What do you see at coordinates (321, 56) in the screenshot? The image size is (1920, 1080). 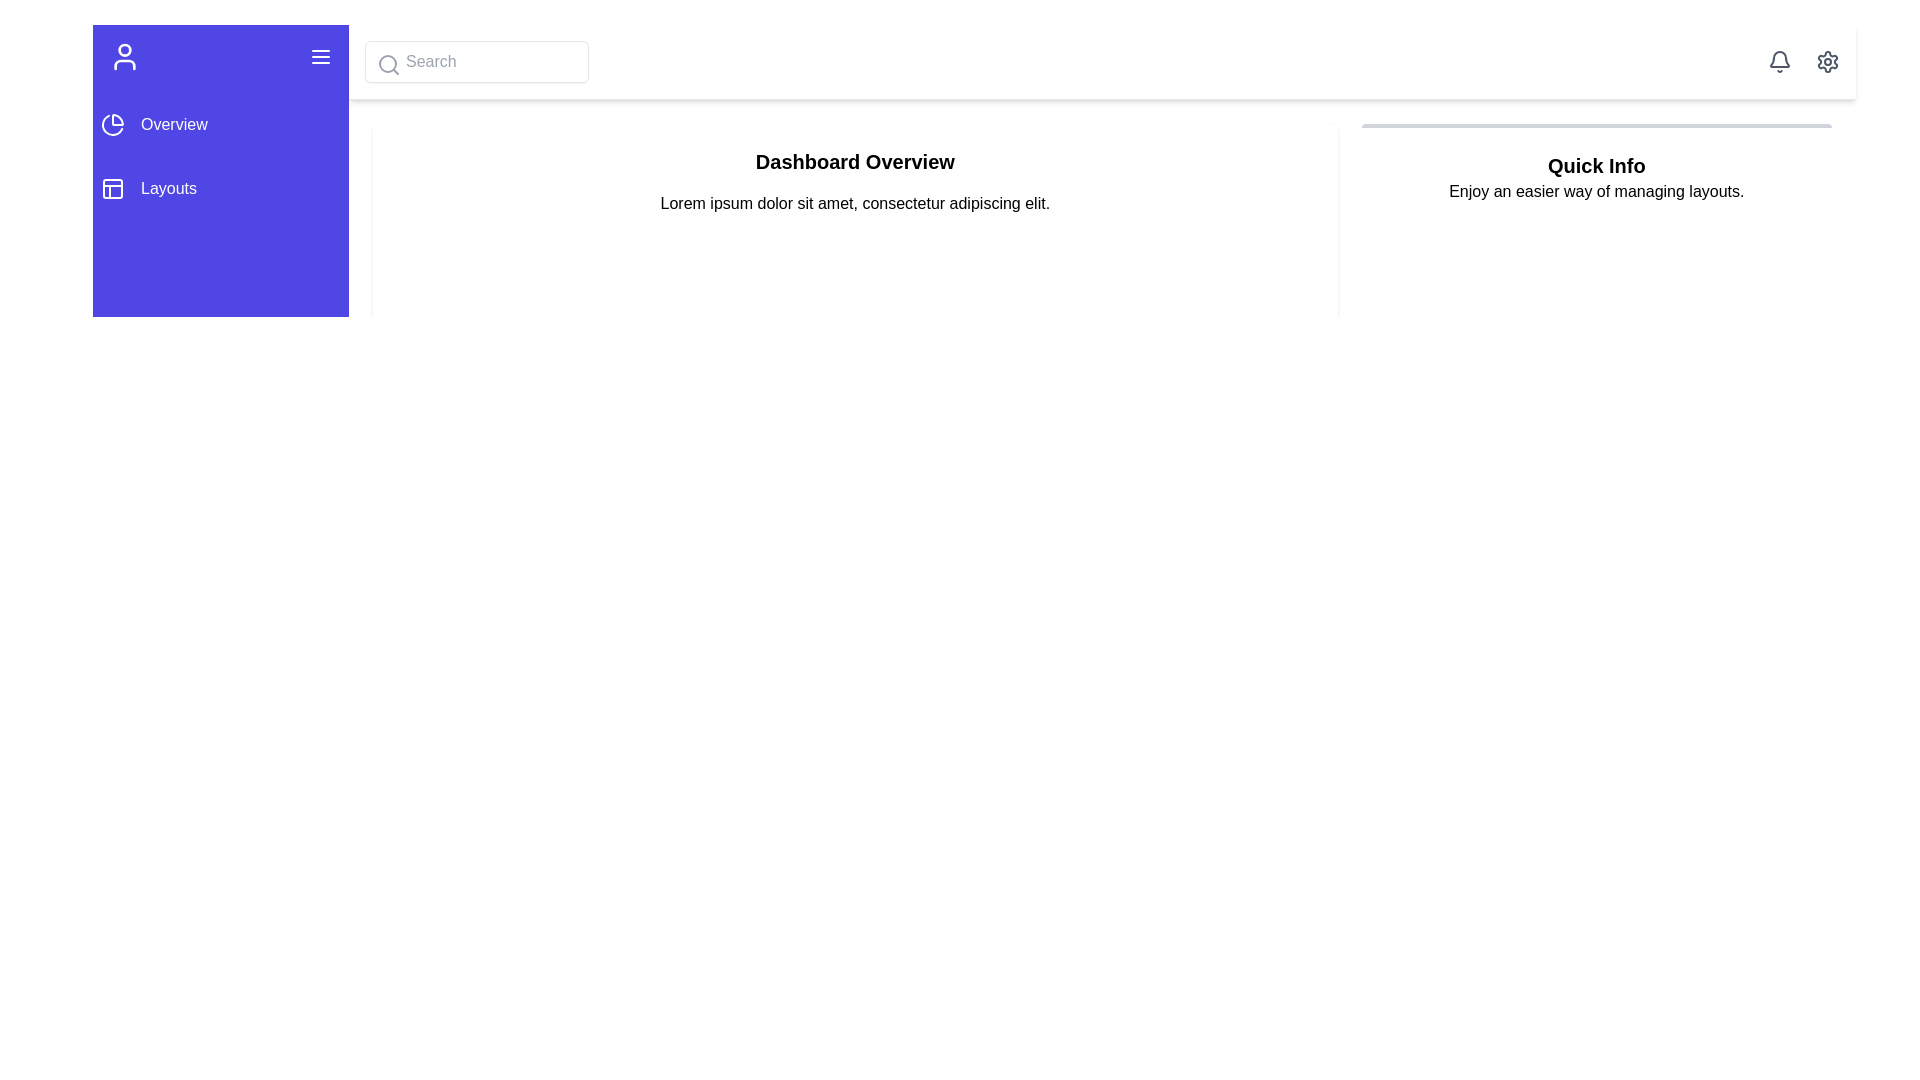 I see `the minimalistic three-bar menu button located in the top-right corner of the vertical blue navigation bar` at bounding box center [321, 56].